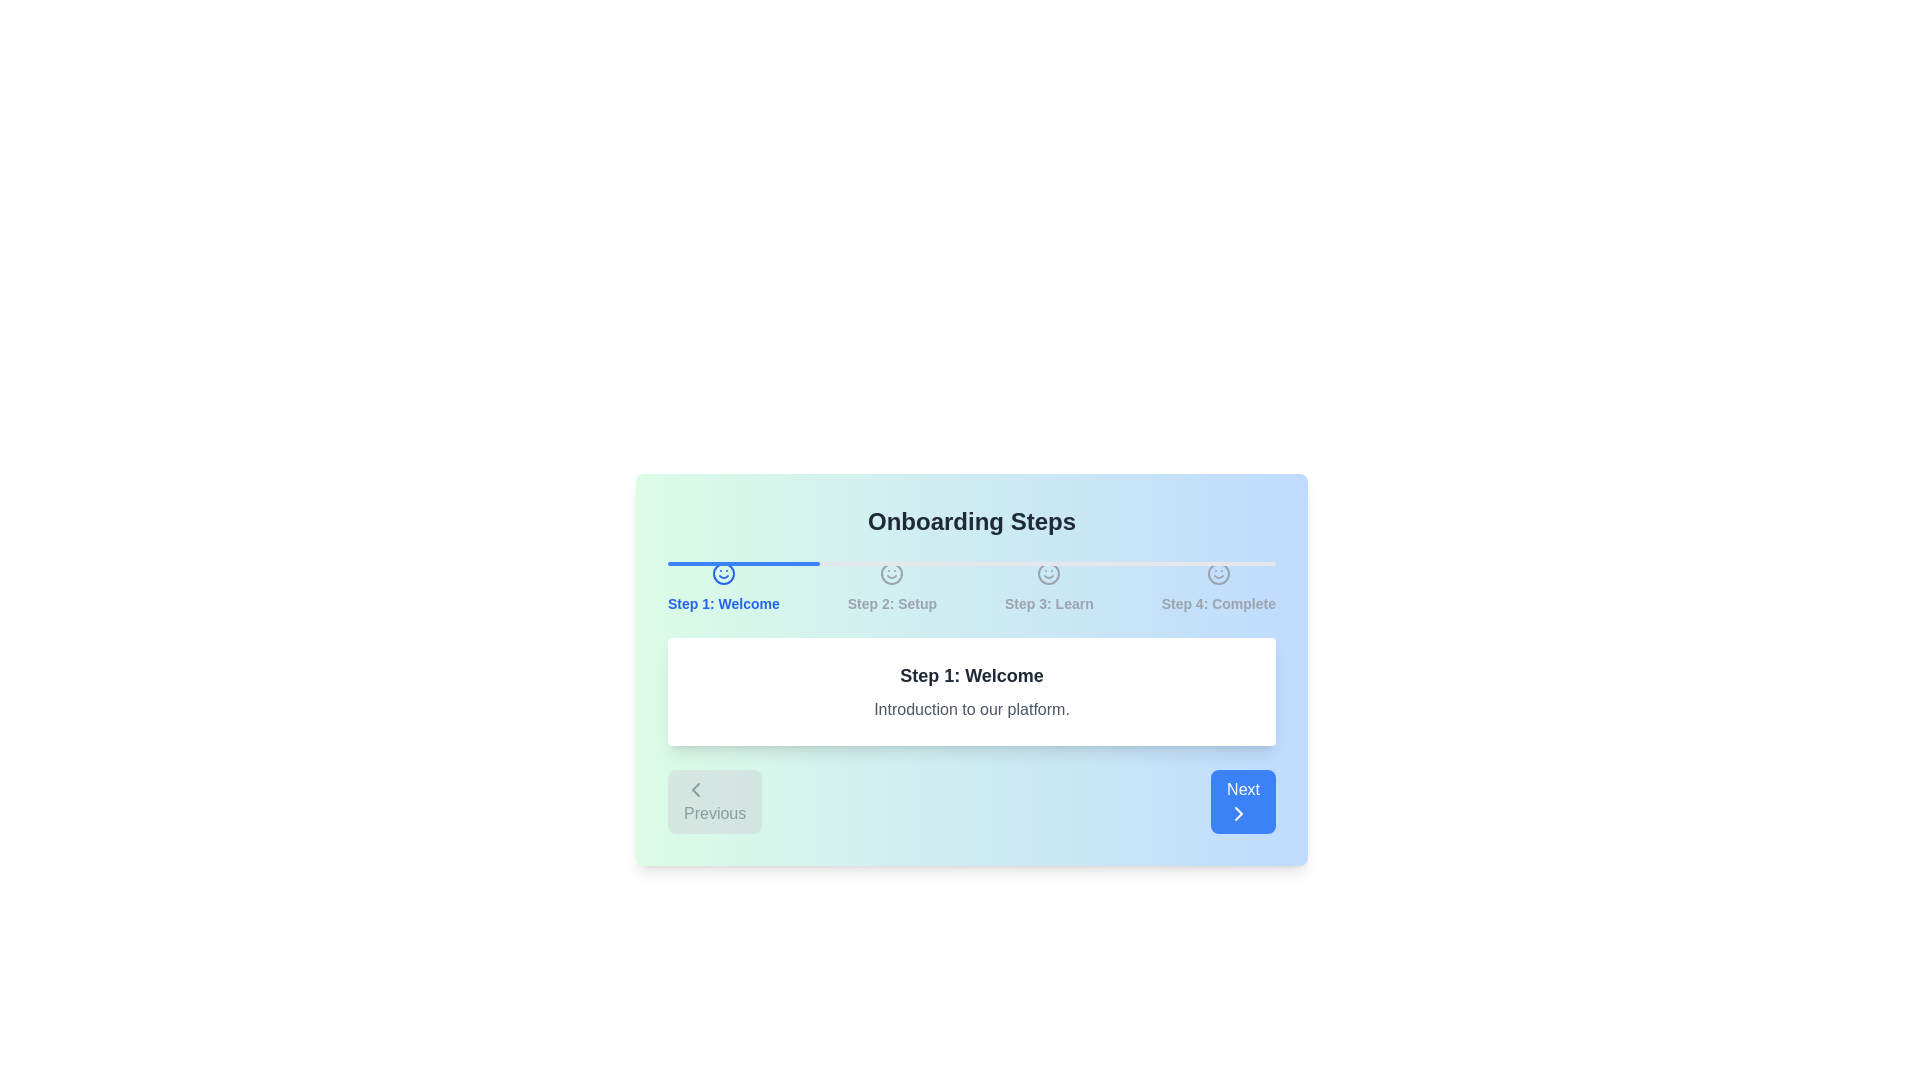  I want to click on the light gray progress bar background located at the top part of the onboarding steps interface, which spans horizontally beneath the step icons, so click(971, 563).